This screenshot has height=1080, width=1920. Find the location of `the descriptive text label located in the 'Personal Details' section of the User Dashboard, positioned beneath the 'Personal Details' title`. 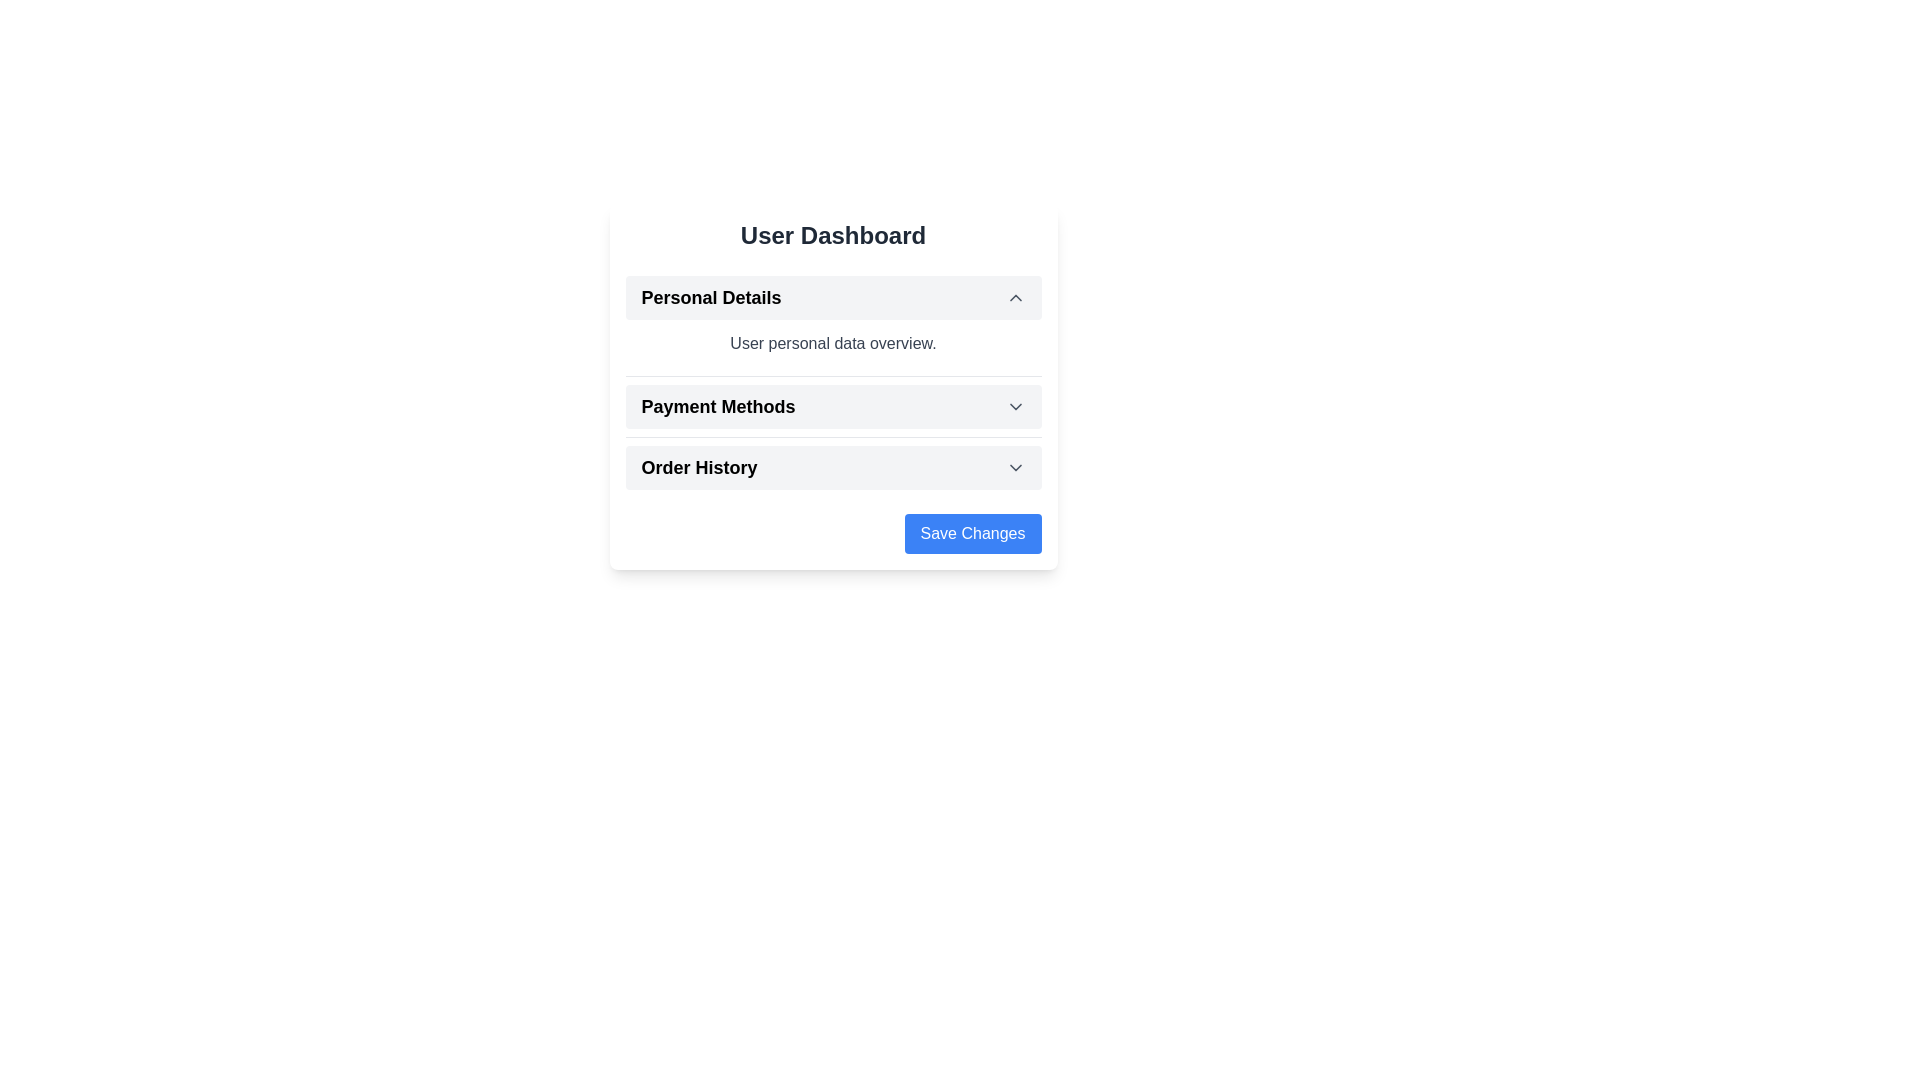

the descriptive text label located in the 'Personal Details' section of the User Dashboard, positioned beneath the 'Personal Details' title is located at coordinates (833, 342).